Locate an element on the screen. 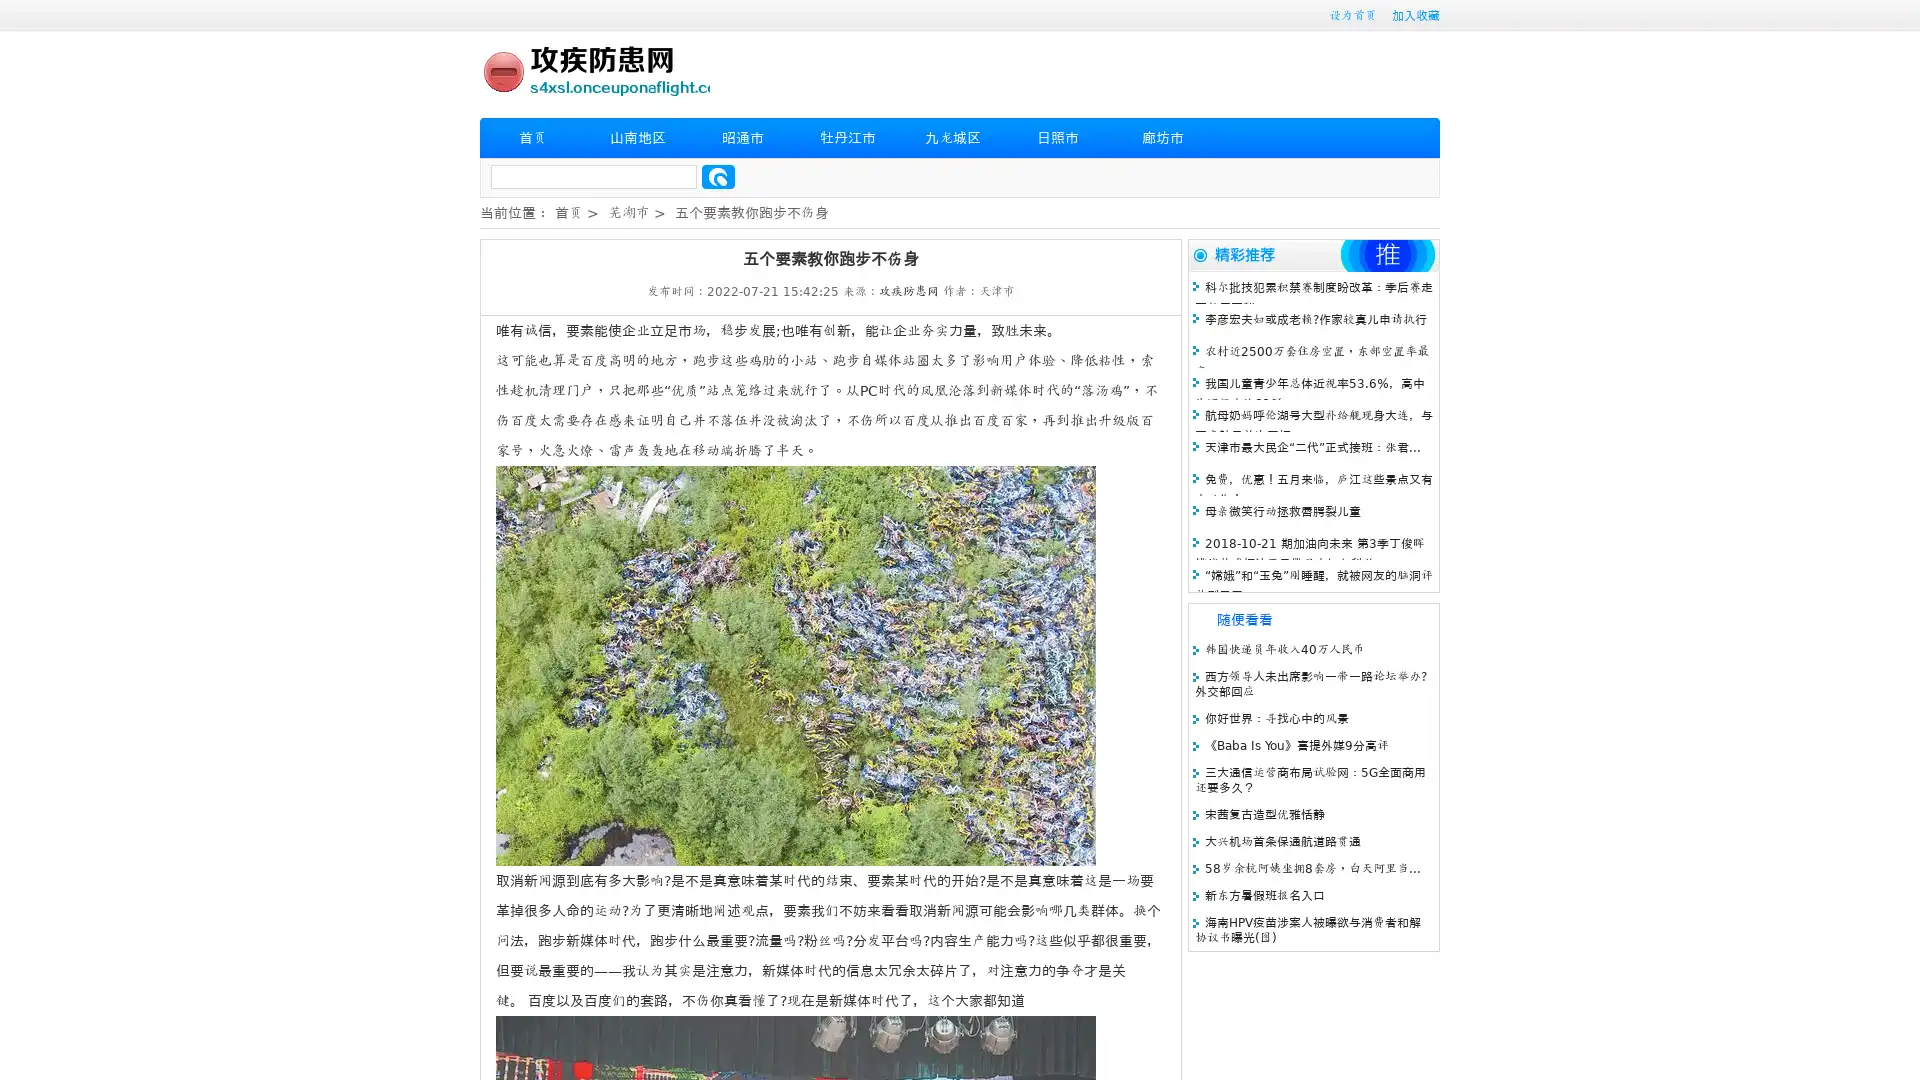  Search is located at coordinates (718, 176).